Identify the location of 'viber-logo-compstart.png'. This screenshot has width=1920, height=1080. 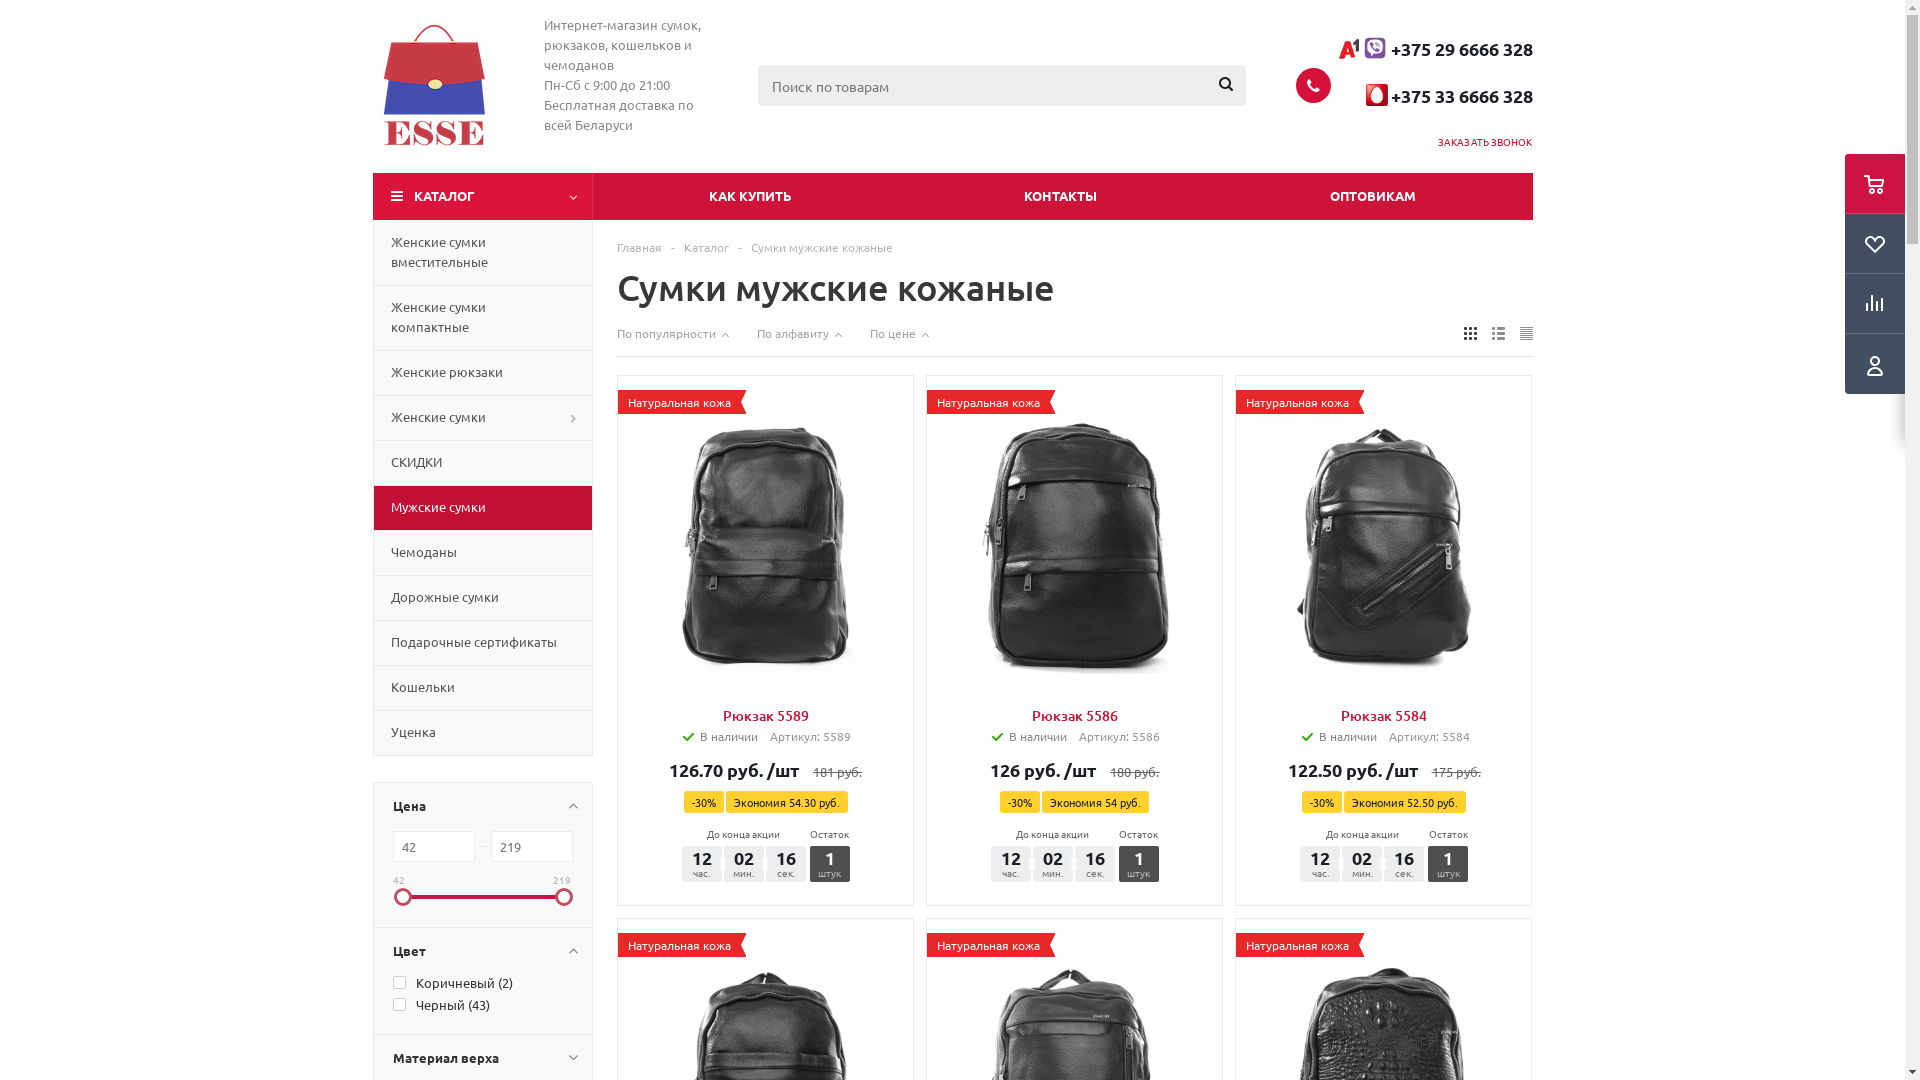
(1373, 45).